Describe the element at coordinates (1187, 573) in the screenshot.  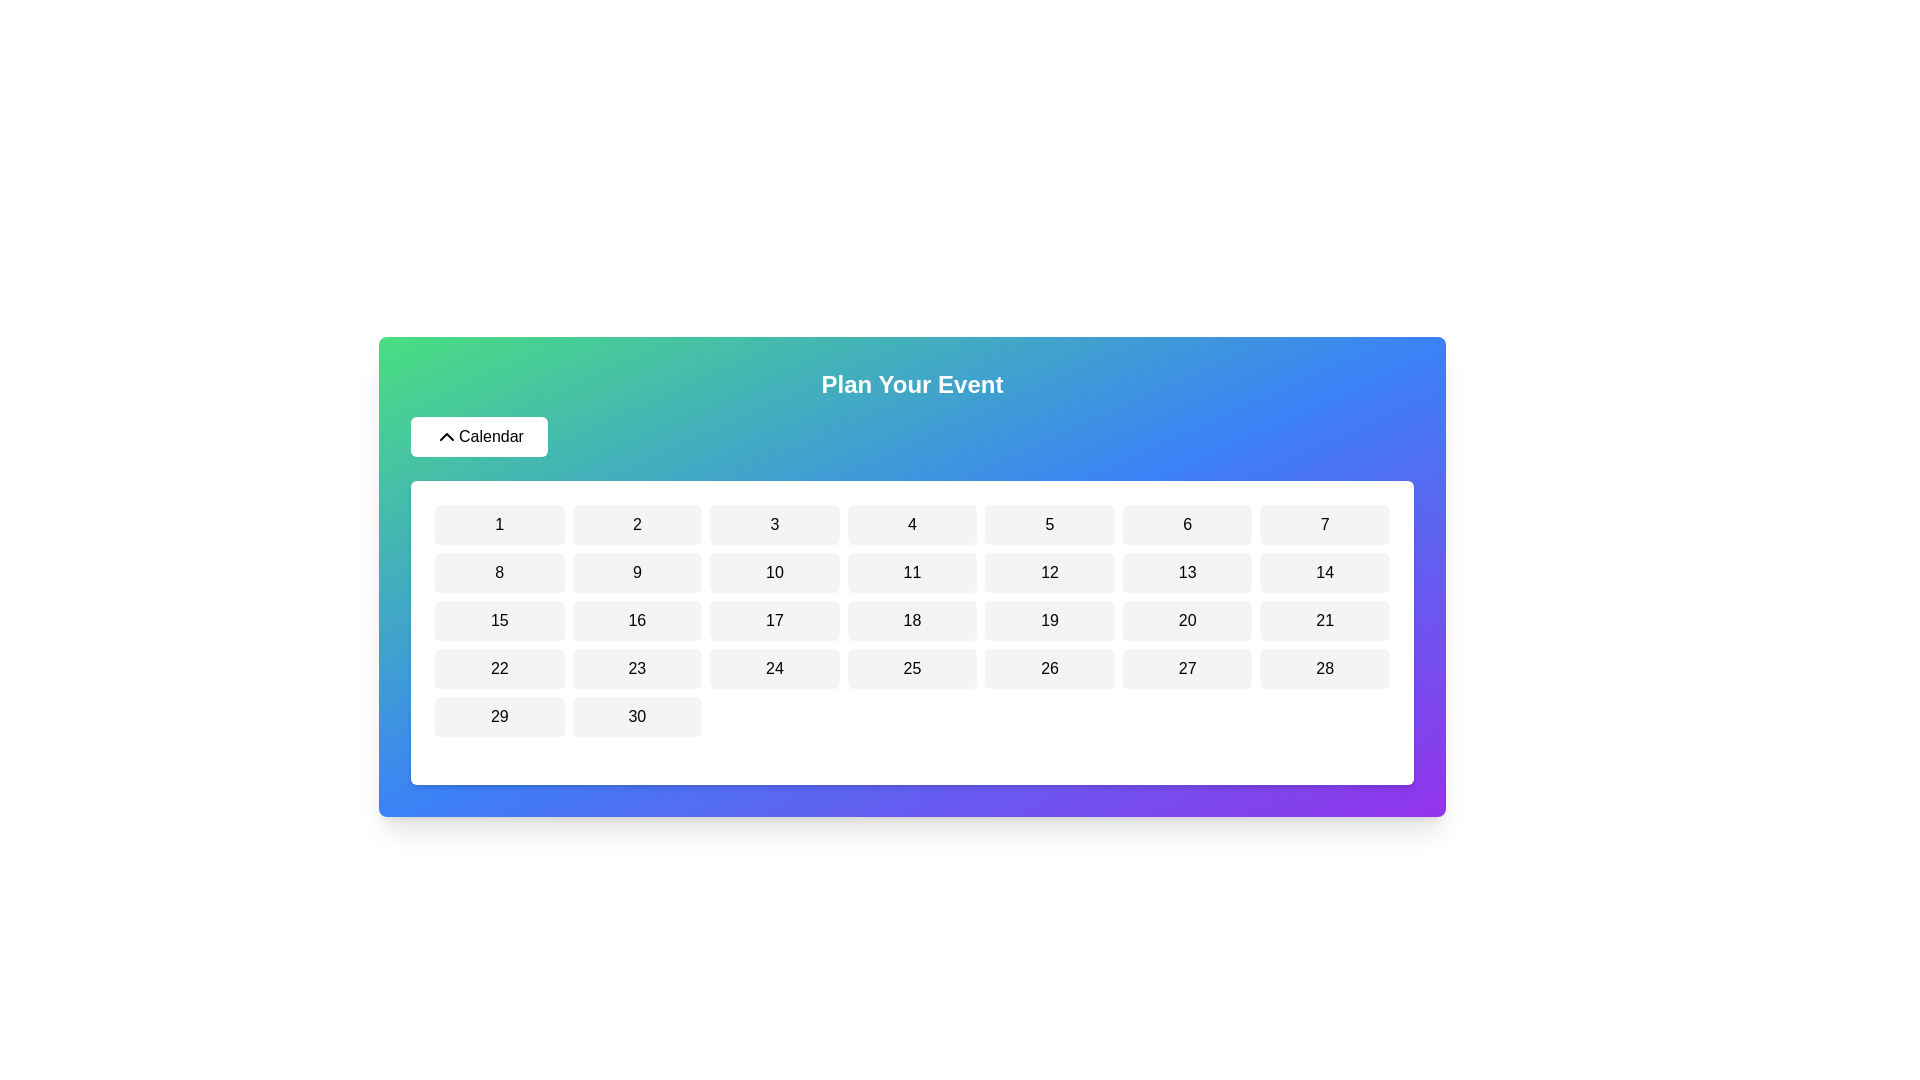
I see `the button in the second row and sixth column` at that location.